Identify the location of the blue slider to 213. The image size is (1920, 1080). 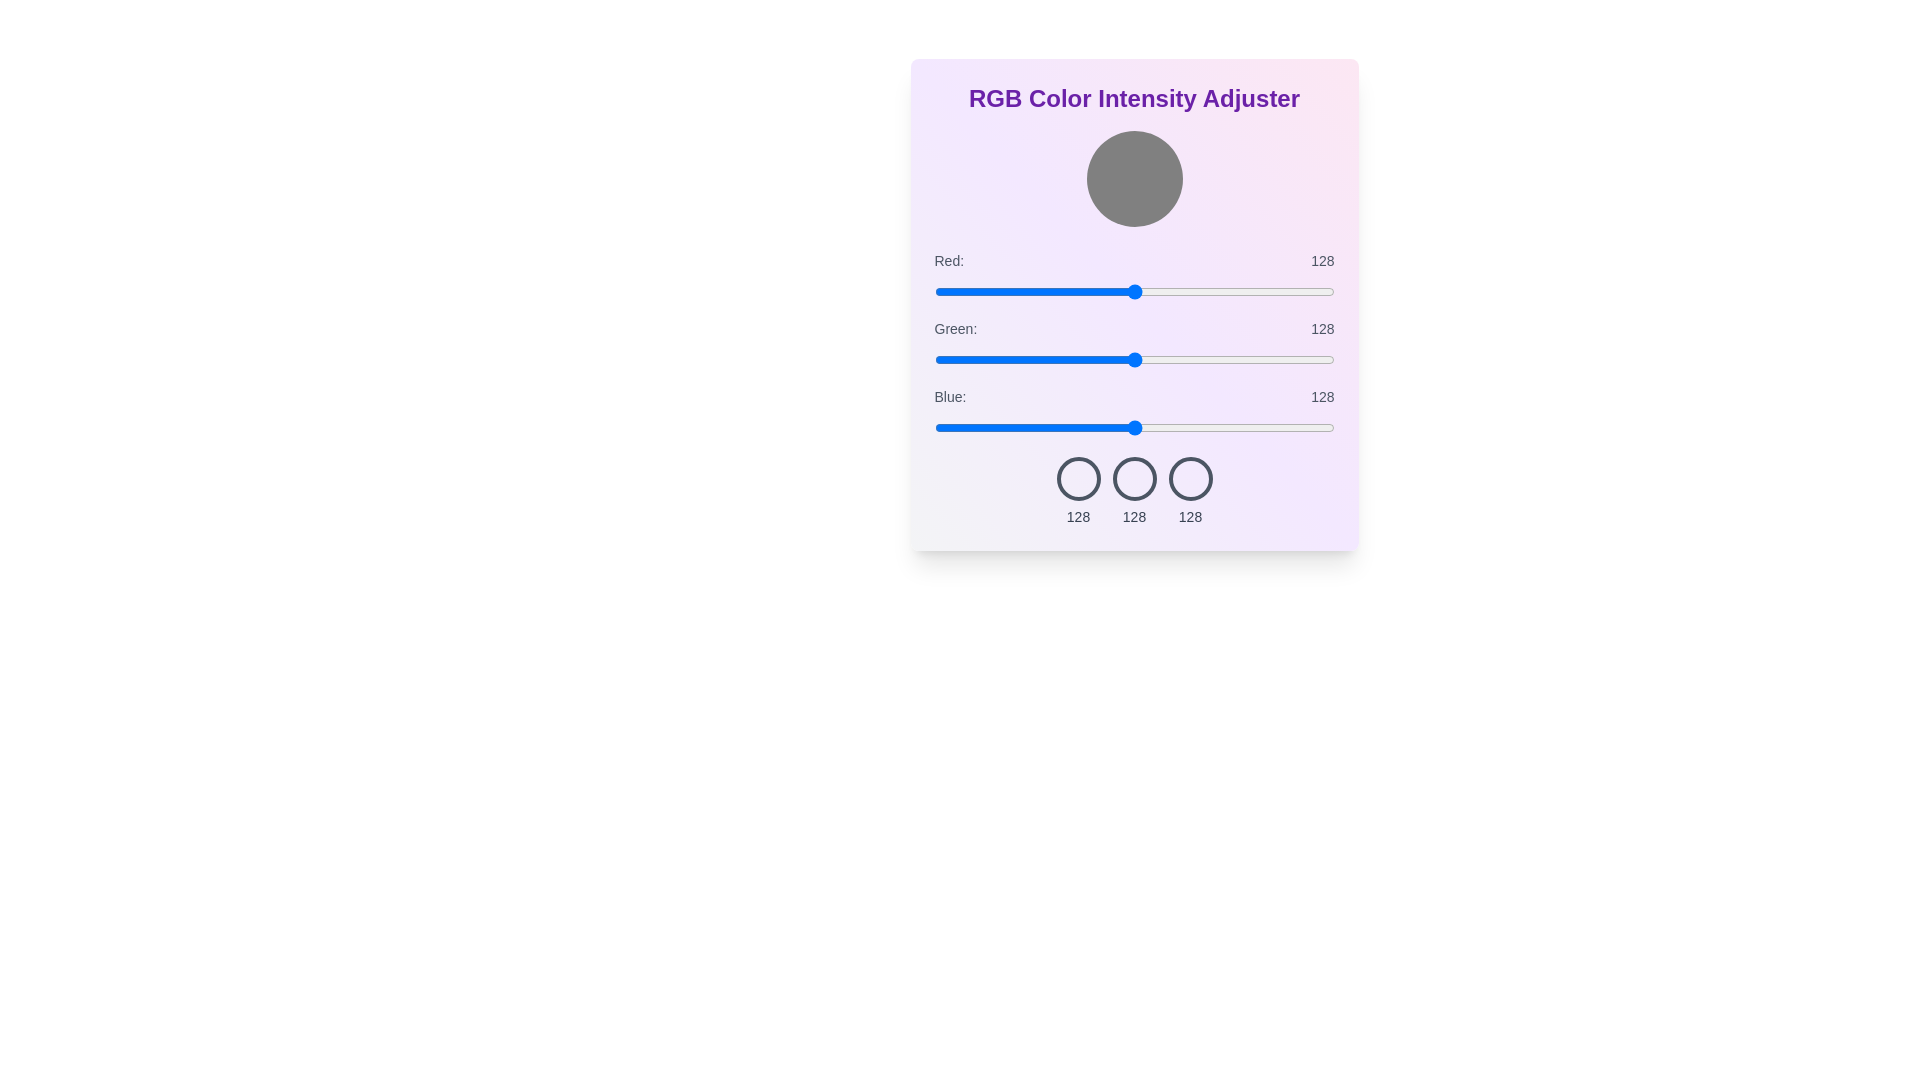
(1267, 427).